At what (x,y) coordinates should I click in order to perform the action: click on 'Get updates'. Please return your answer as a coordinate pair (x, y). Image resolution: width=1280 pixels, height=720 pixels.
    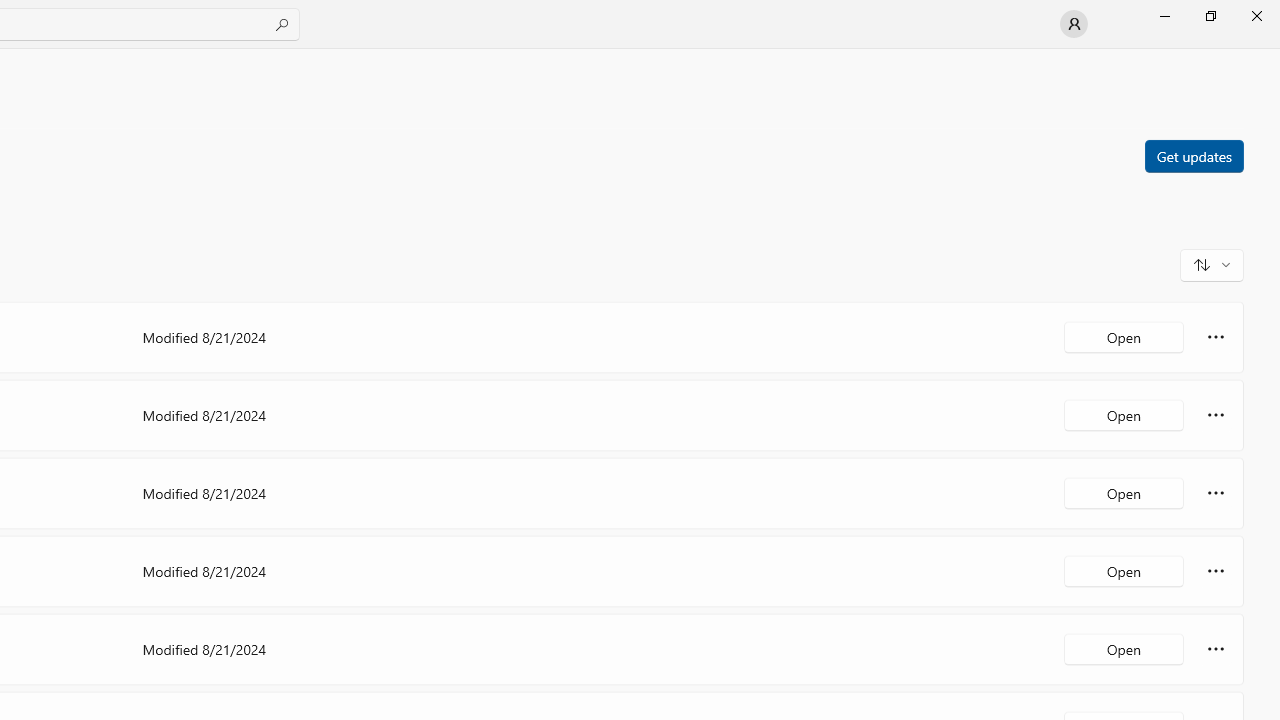
    Looking at the image, I should click on (1193, 154).